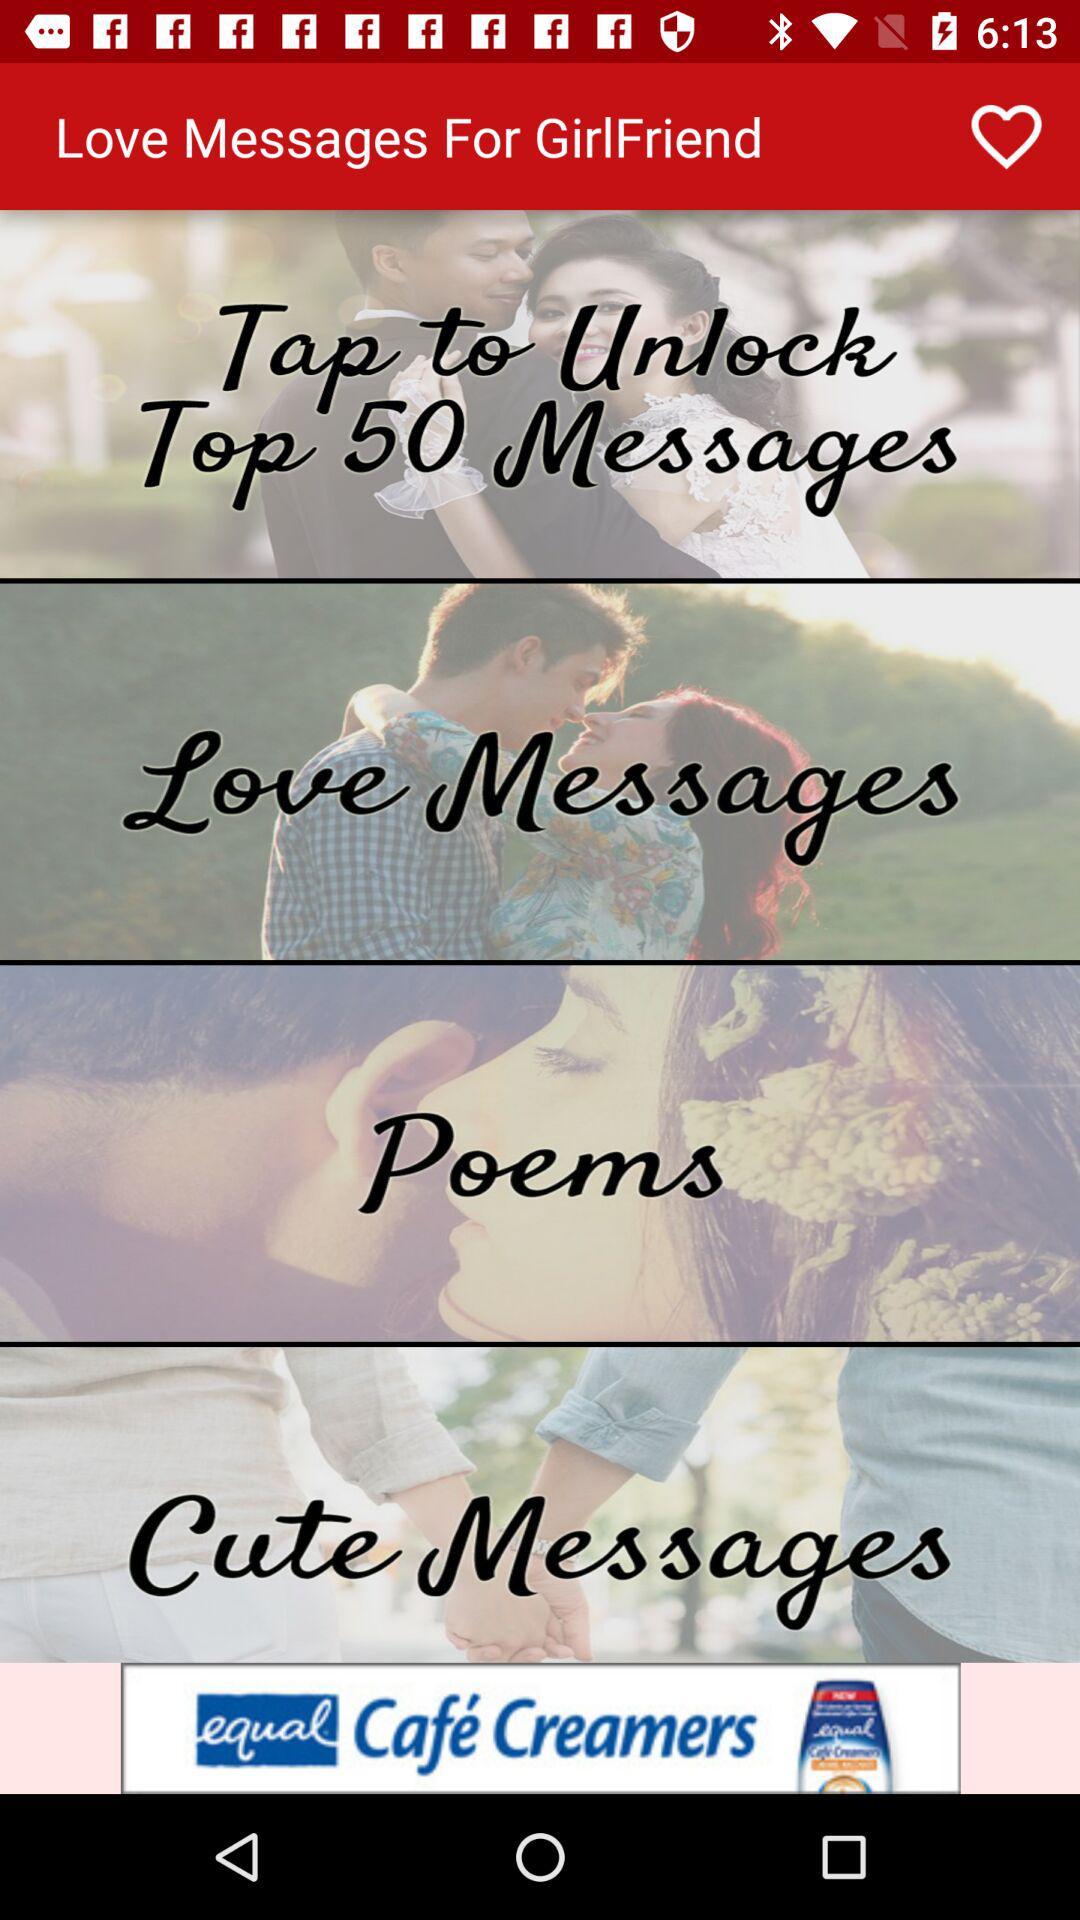 This screenshot has height=1920, width=1080. What do you see at coordinates (540, 1727) in the screenshot?
I see `advertisement` at bounding box center [540, 1727].